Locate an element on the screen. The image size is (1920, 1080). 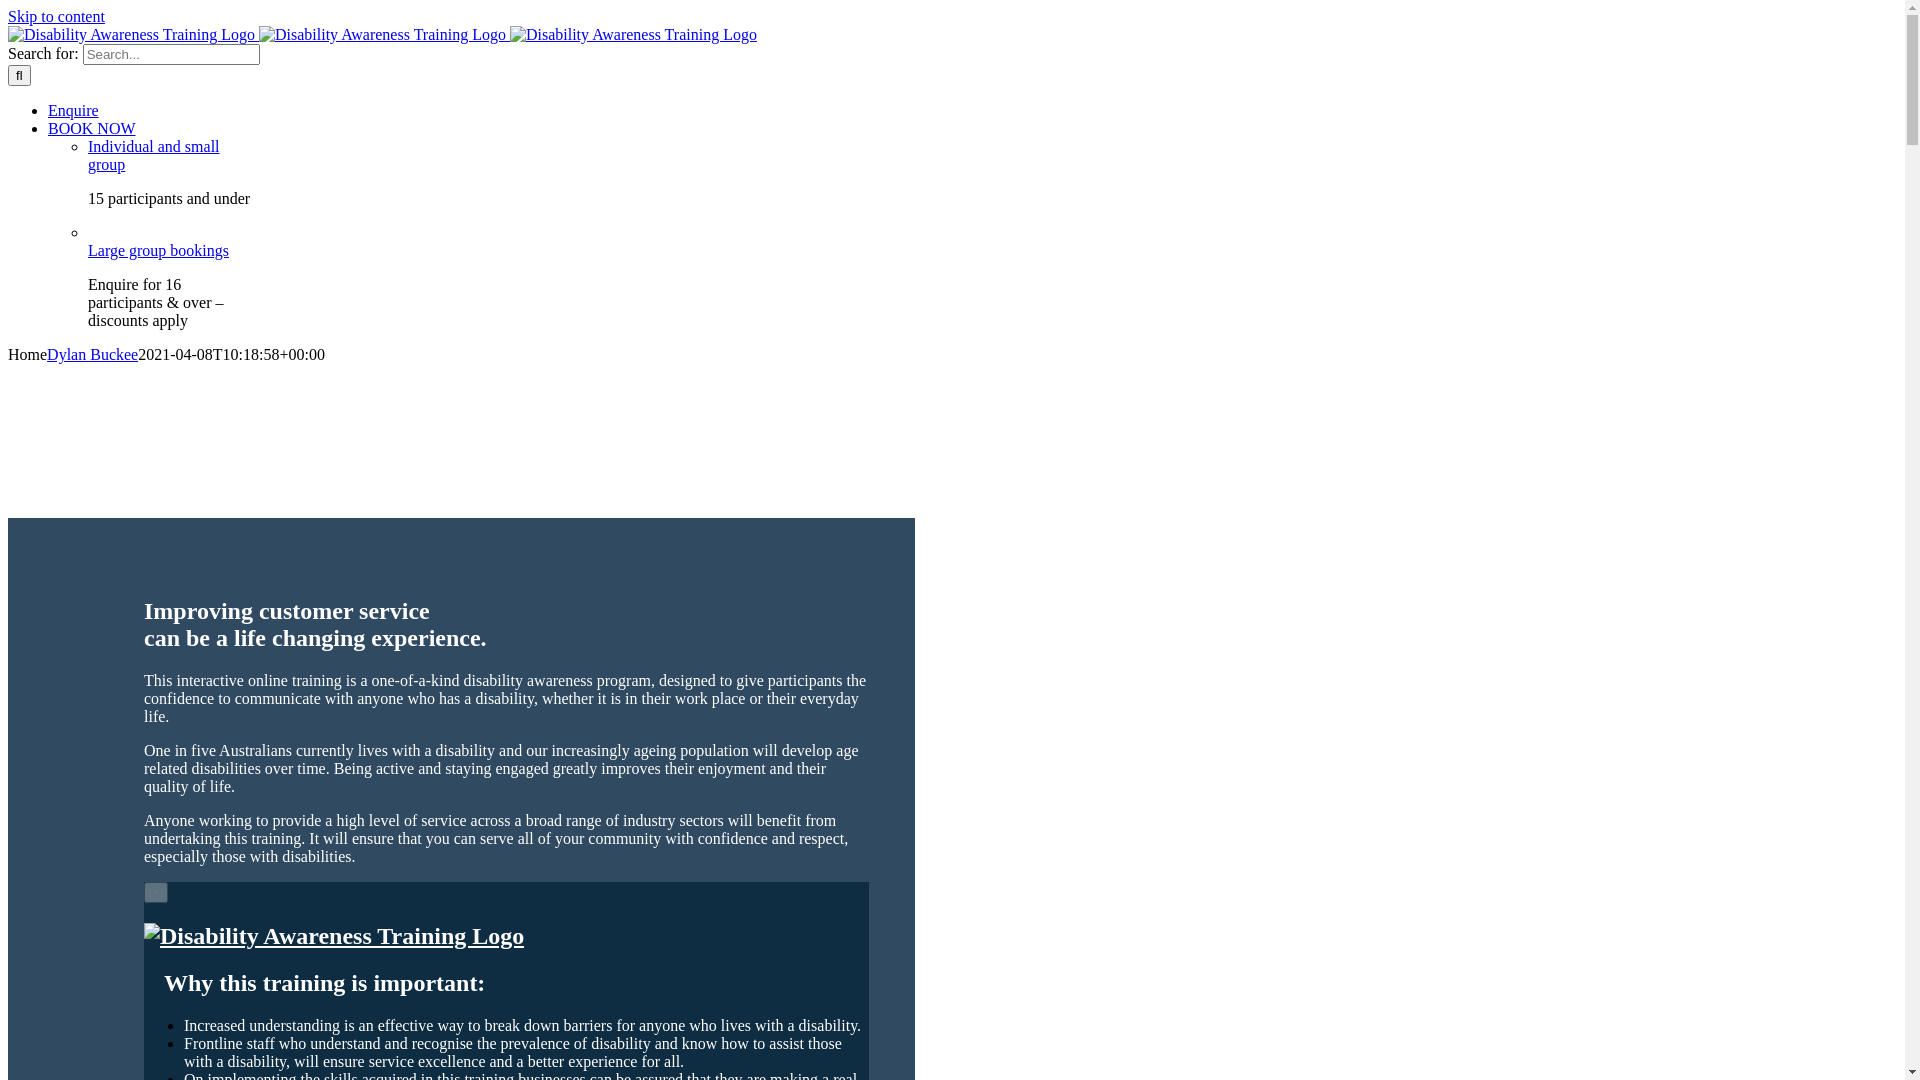
'Skip to content' is located at coordinates (56, 16).